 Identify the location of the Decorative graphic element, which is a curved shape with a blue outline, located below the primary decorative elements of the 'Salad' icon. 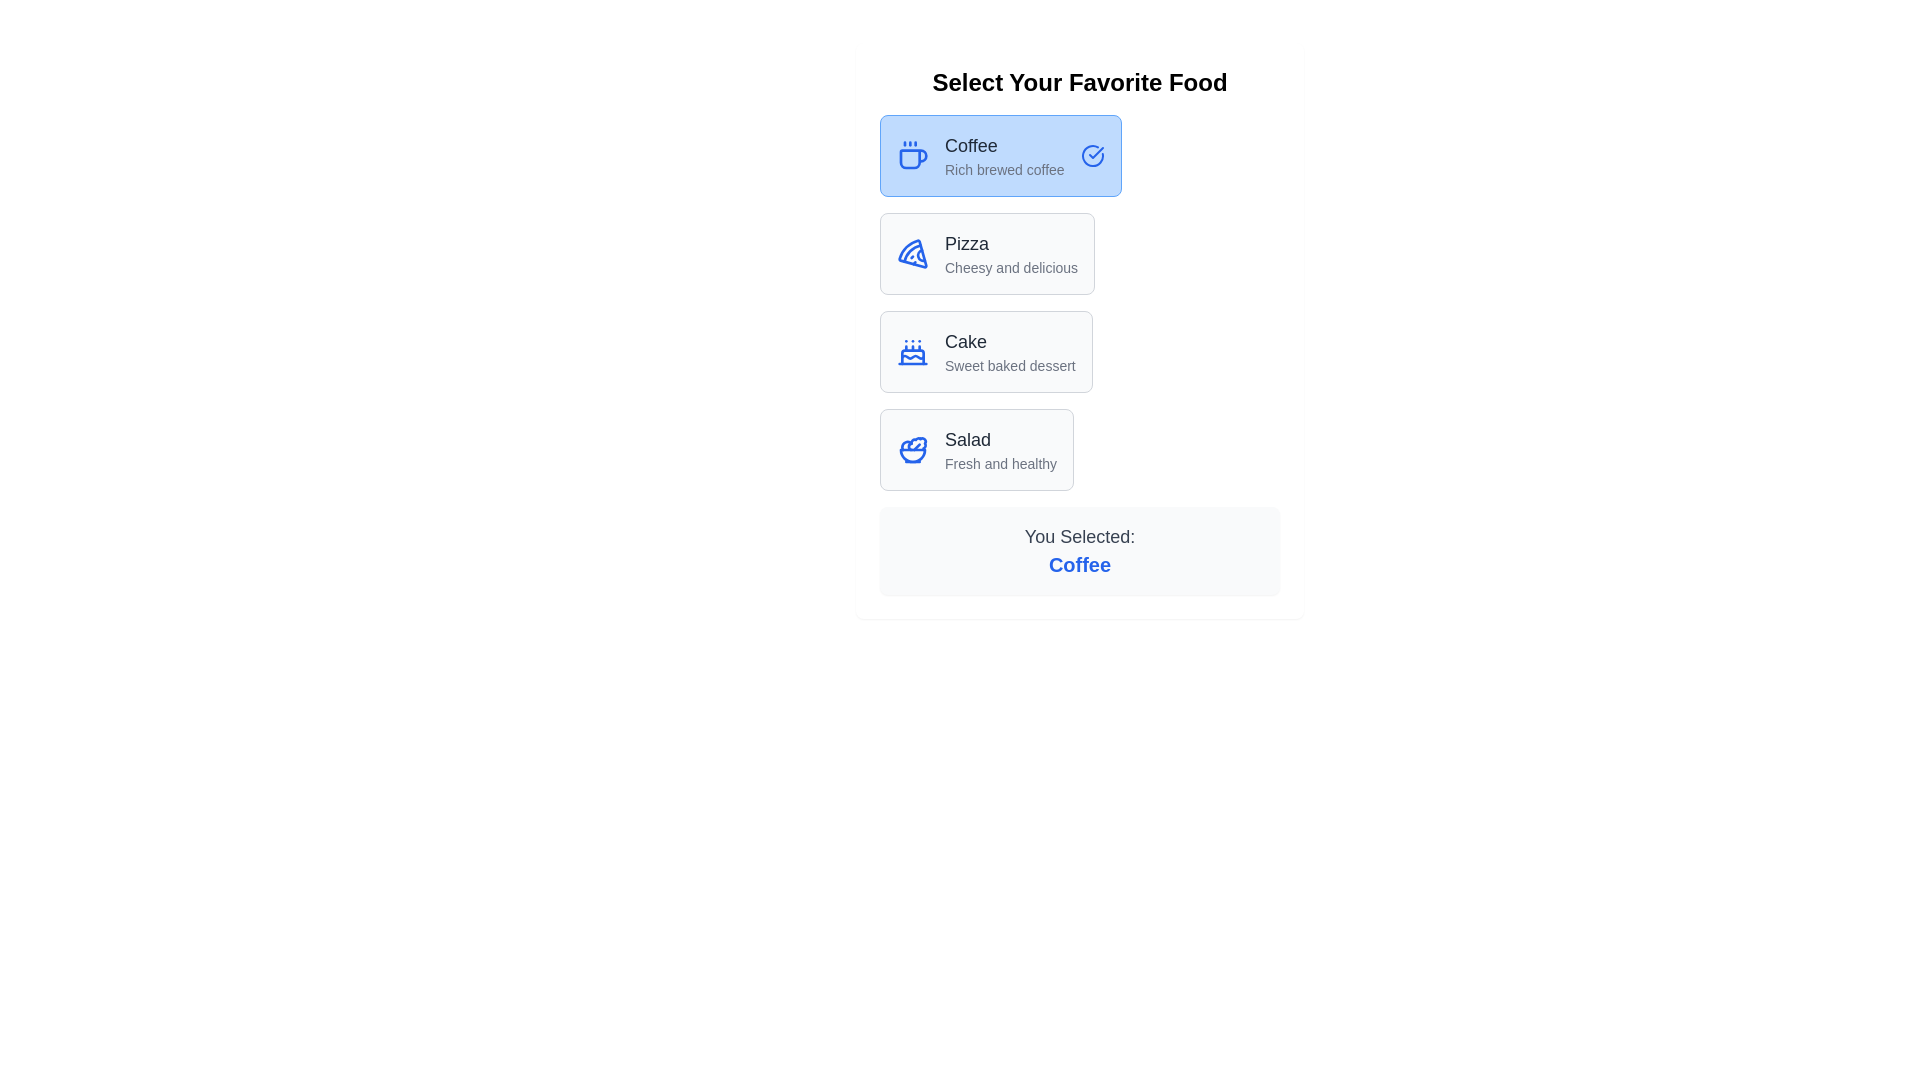
(911, 455).